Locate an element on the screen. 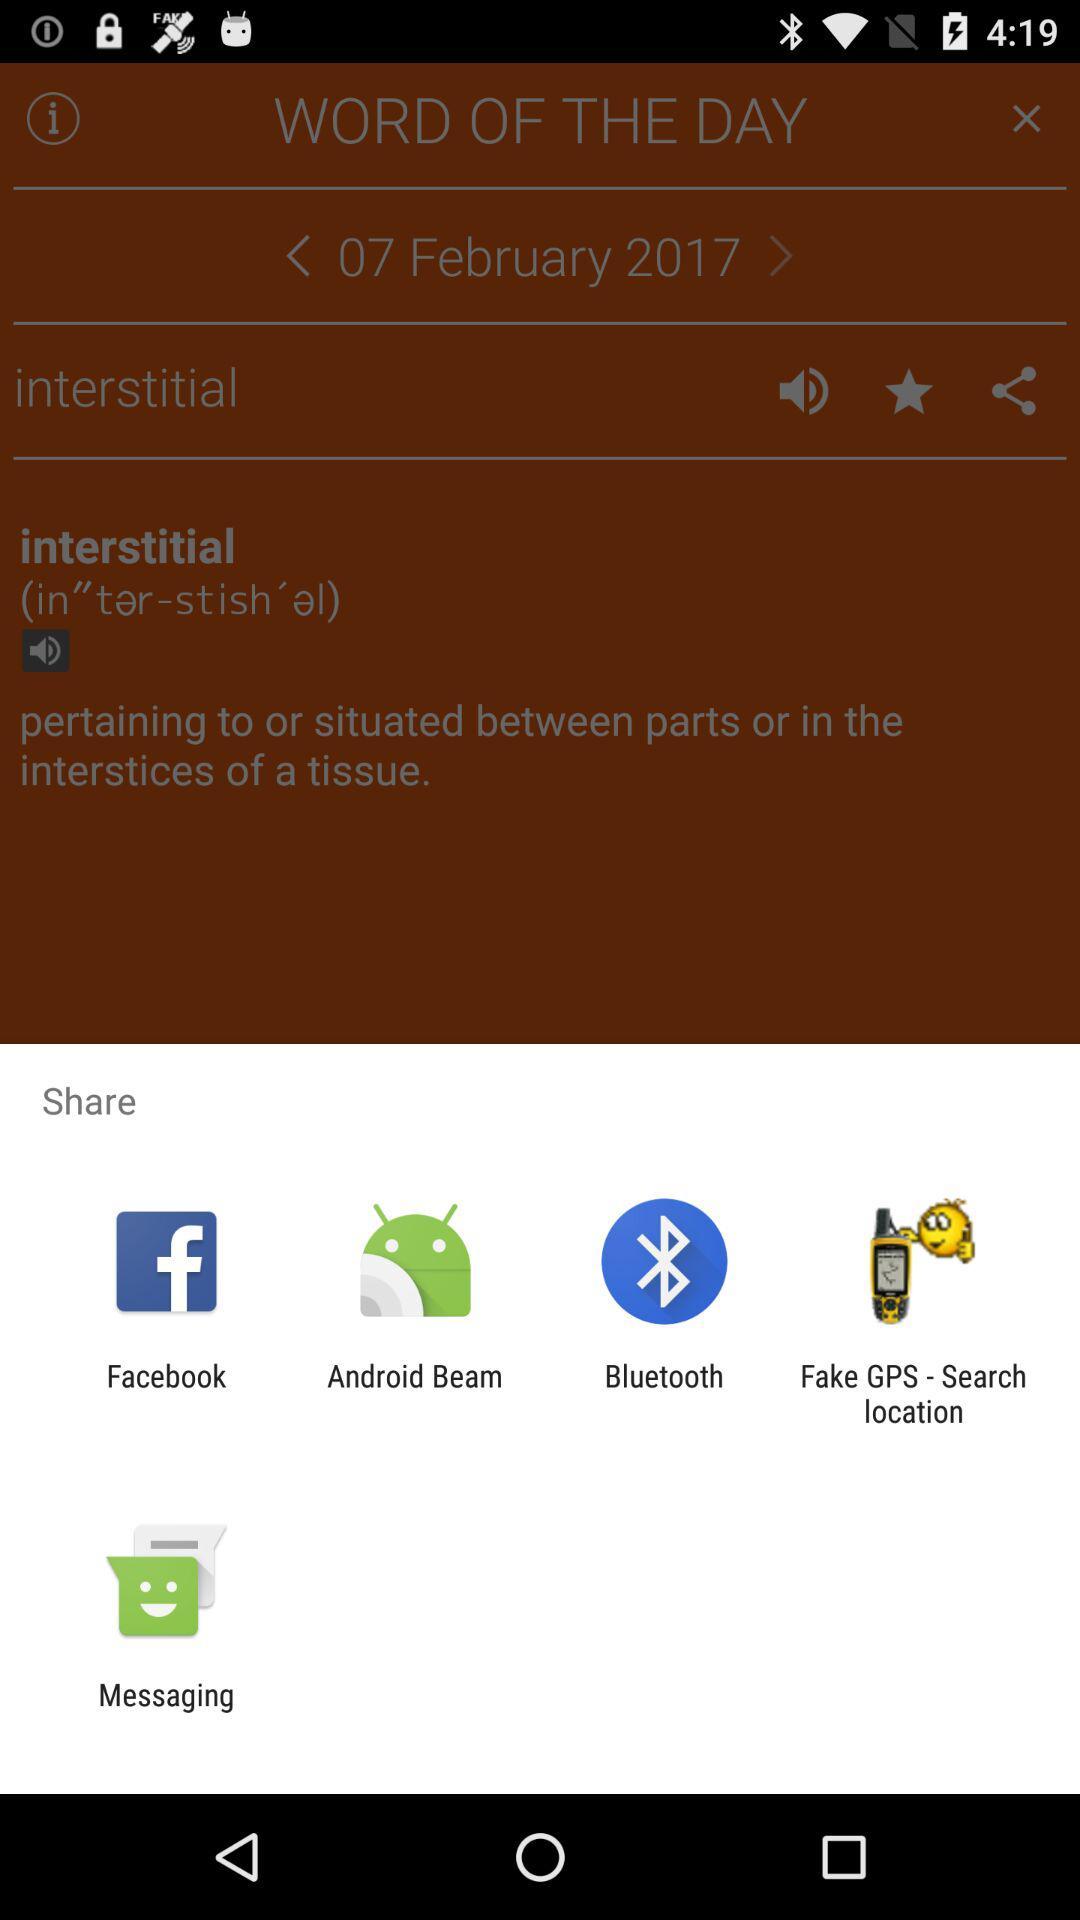  app to the right of android beam icon is located at coordinates (664, 1392).